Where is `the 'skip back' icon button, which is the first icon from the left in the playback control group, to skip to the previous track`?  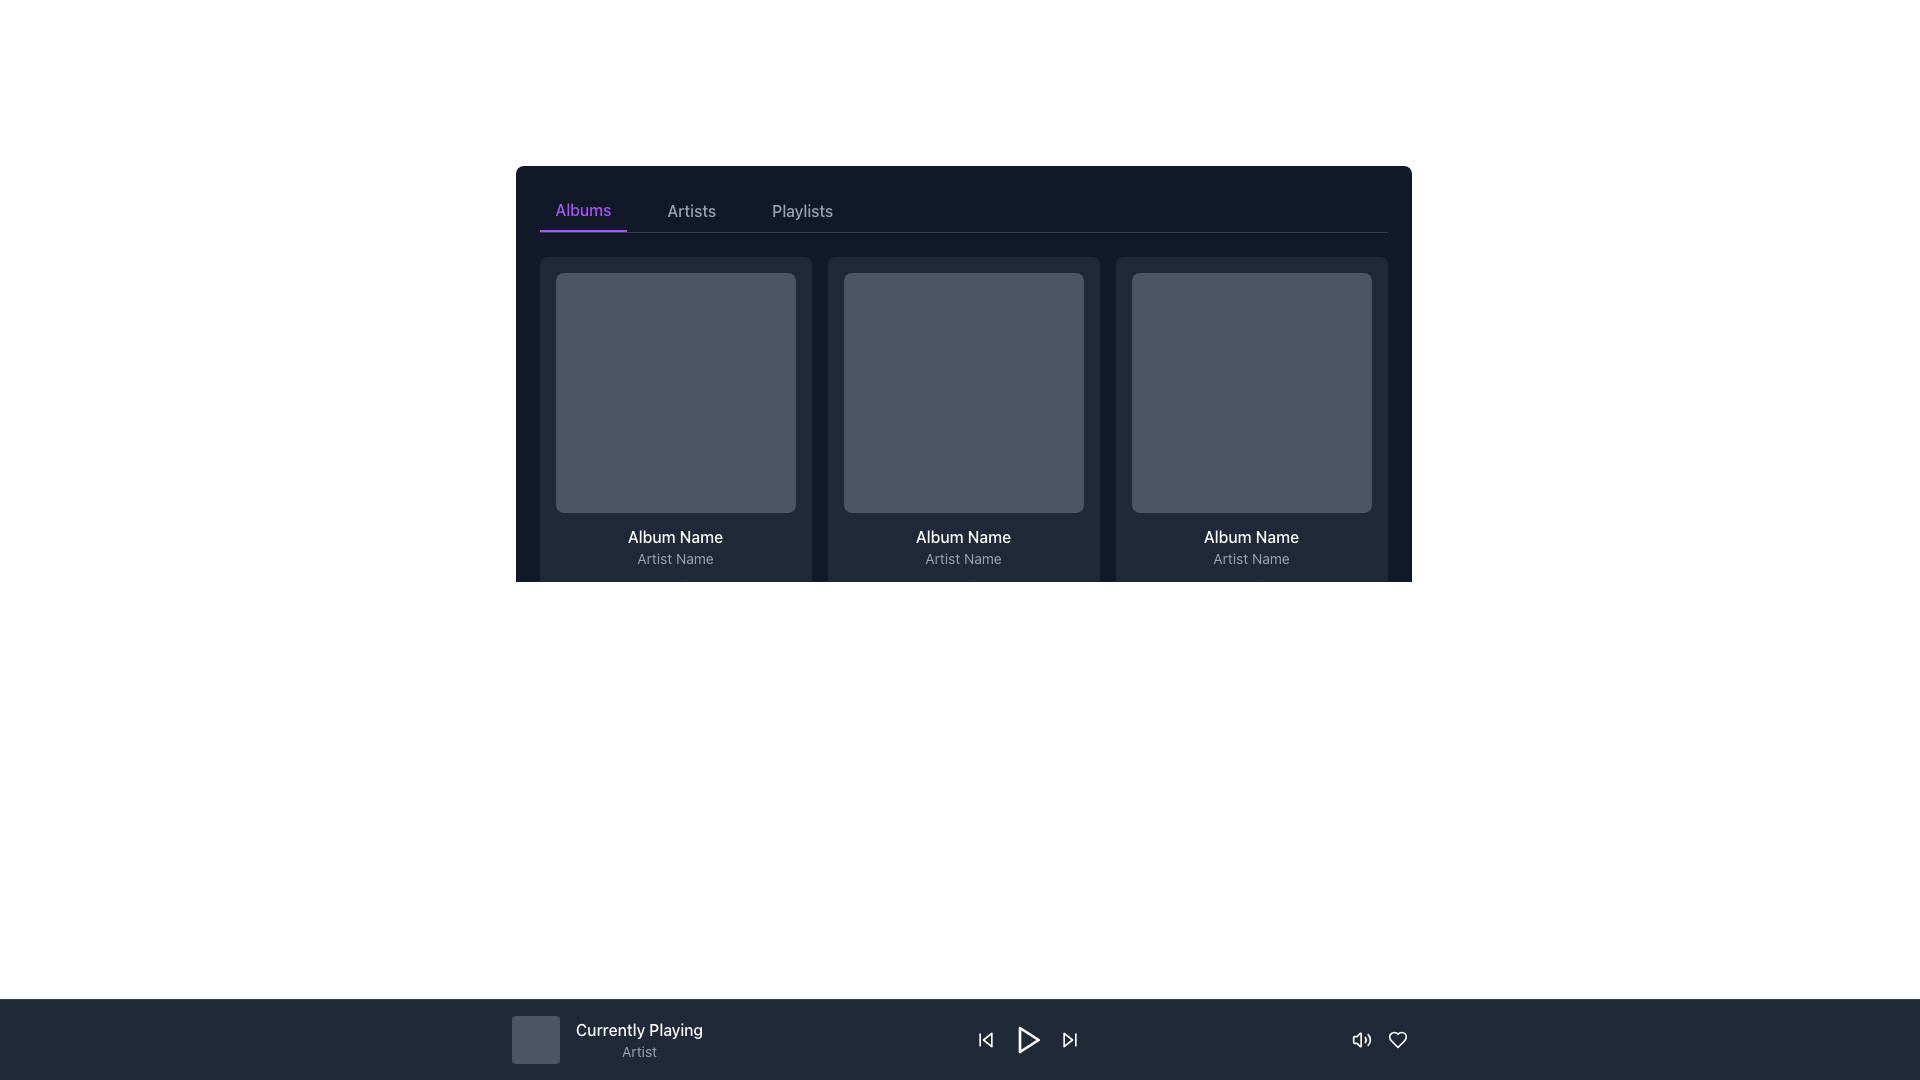 the 'skip back' icon button, which is the first icon from the left in the playback control group, to skip to the previous track is located at coordinates (985, 1039).